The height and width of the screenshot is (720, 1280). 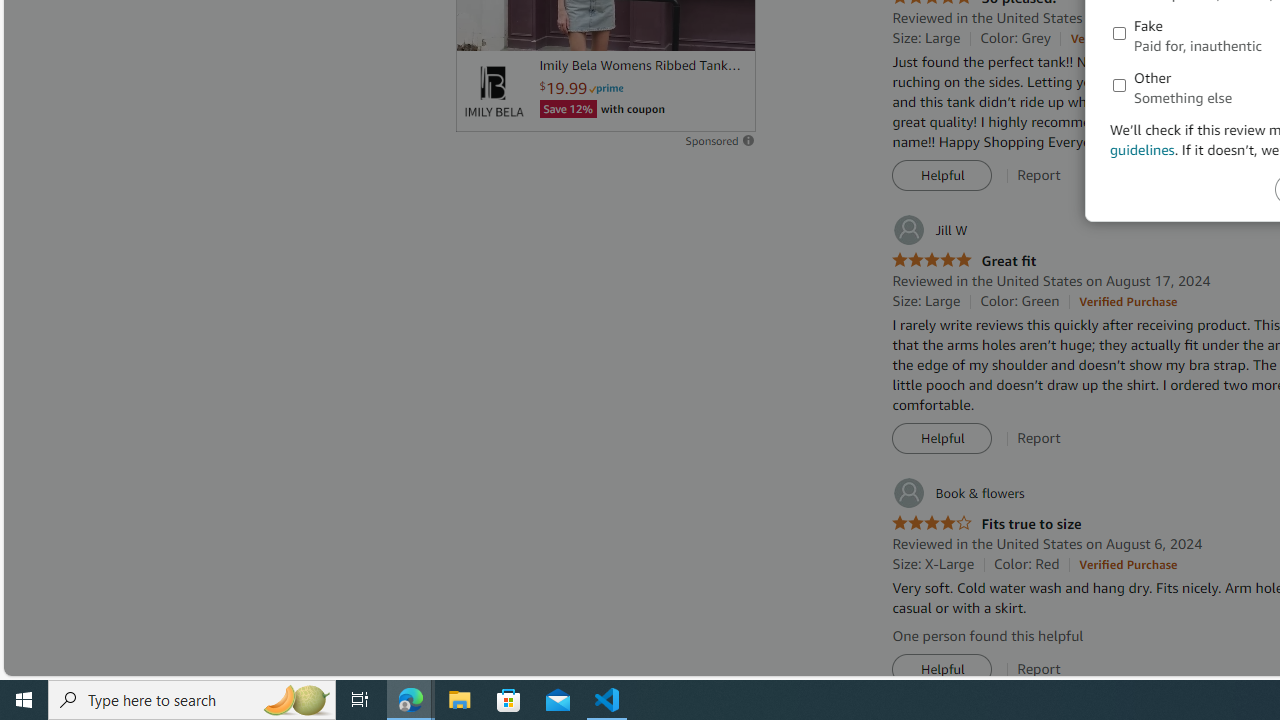 What do you see at coordinates (941, 669) in the screenshot?
I see `'Helpful'` at bounding box center [941, 669].